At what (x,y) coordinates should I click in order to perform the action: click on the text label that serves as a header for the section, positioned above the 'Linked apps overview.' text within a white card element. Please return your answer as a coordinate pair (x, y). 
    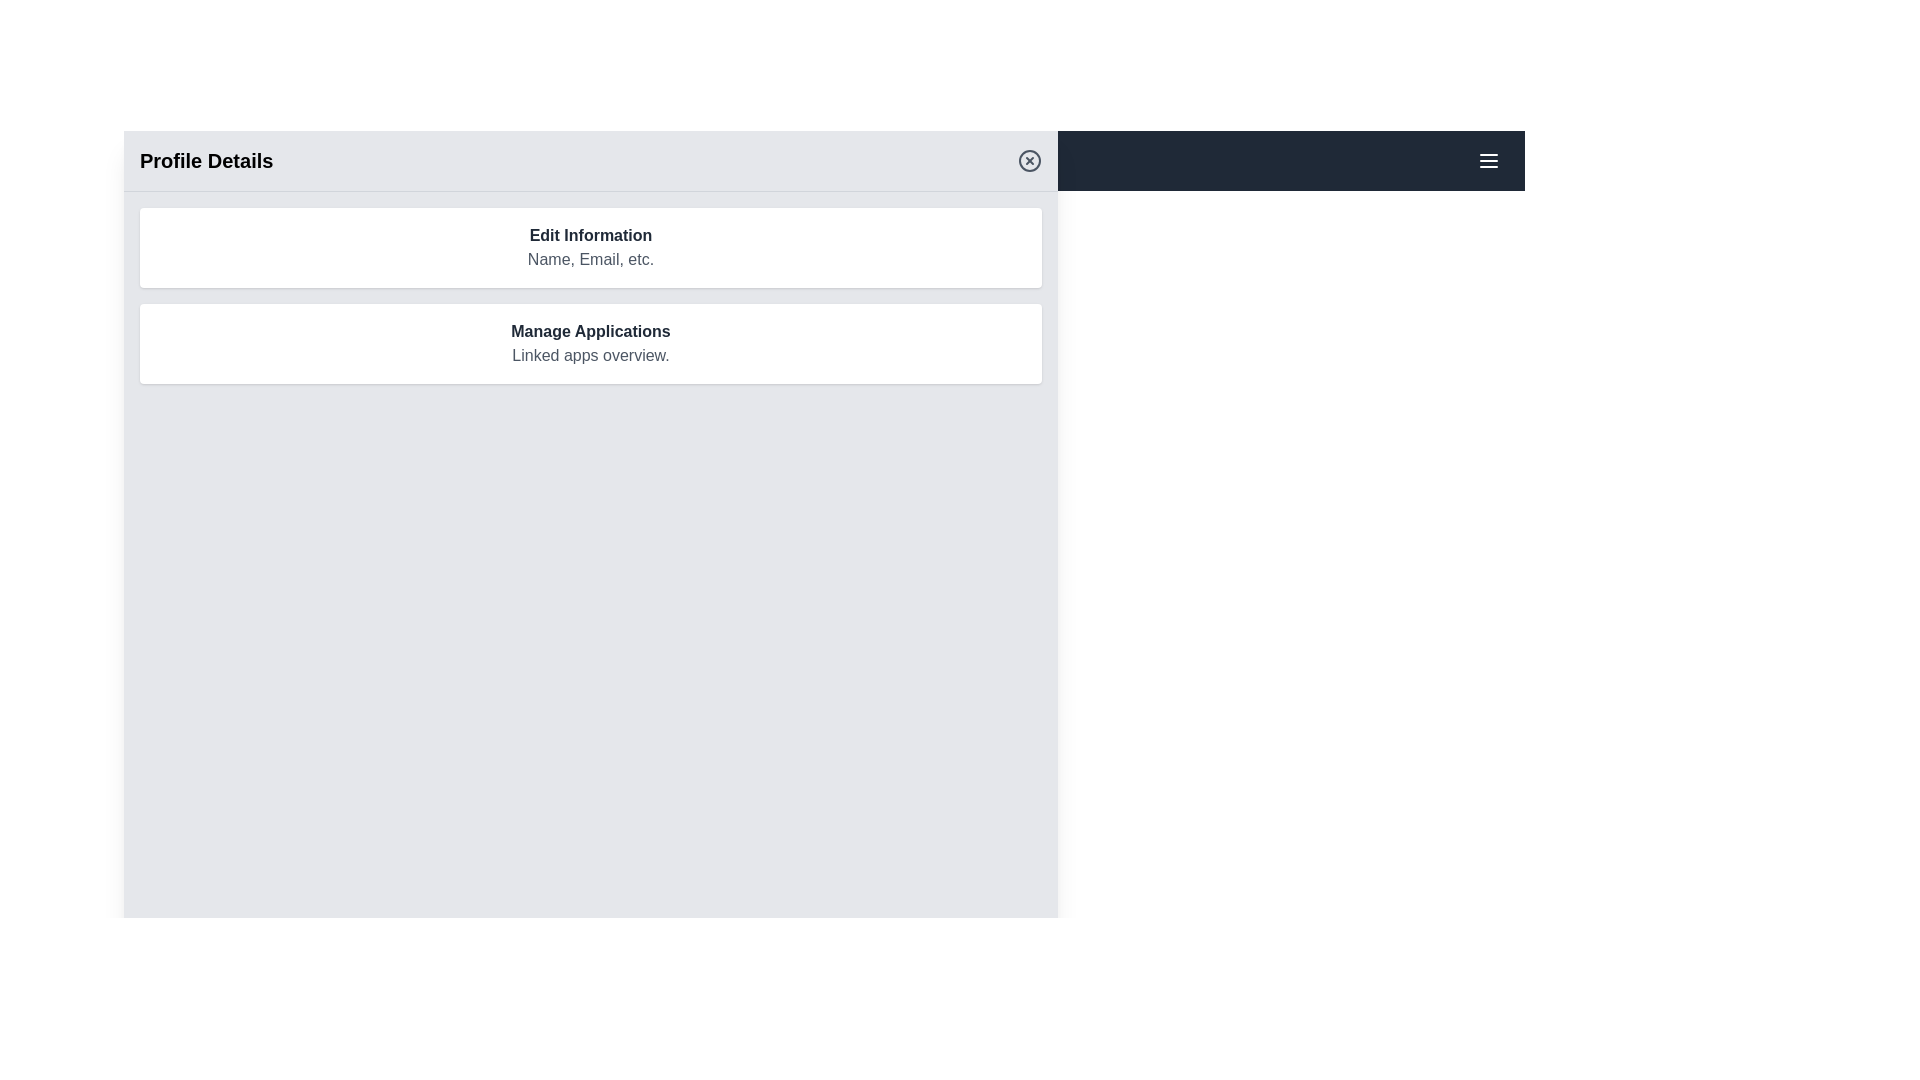
    Looking at the image, I should click on (589, 330).